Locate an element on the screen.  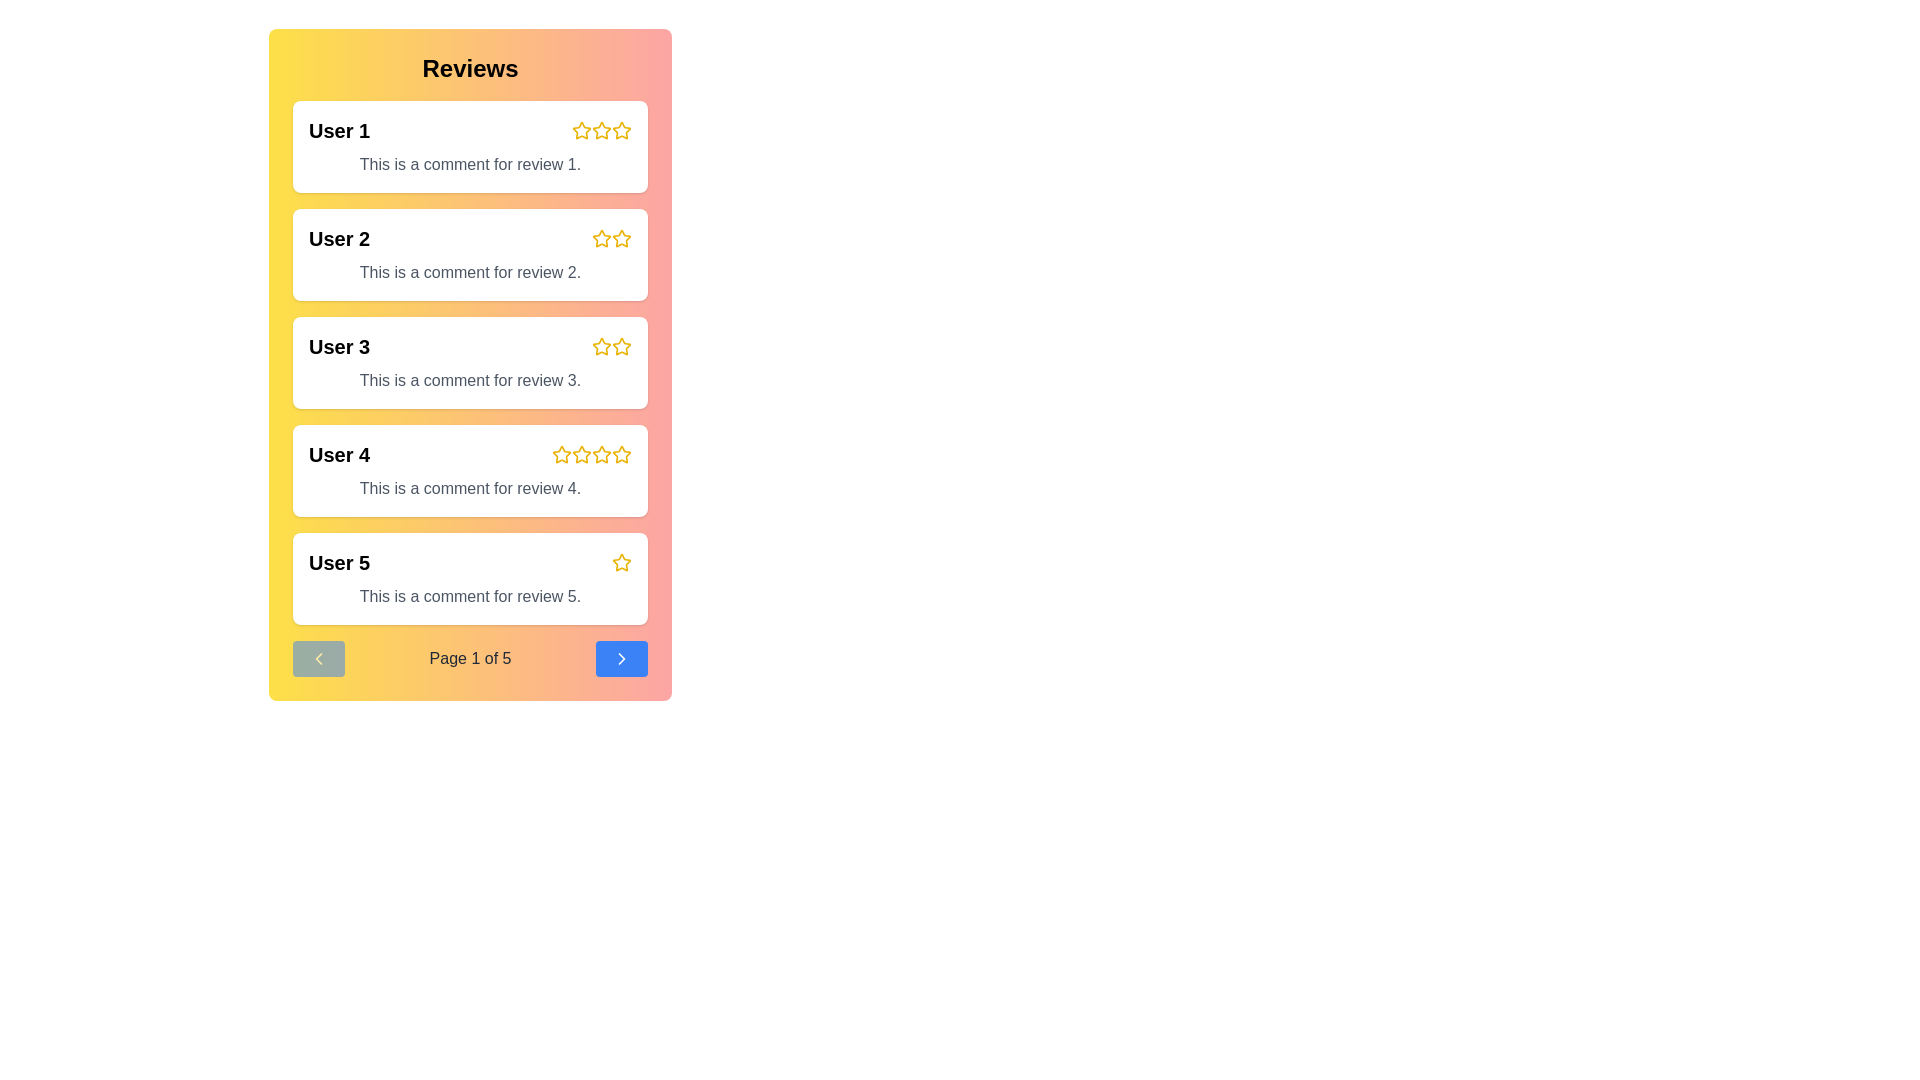
the third star in the five-star rating system within the 'User 1' review card is located at coordinates (600, 131).